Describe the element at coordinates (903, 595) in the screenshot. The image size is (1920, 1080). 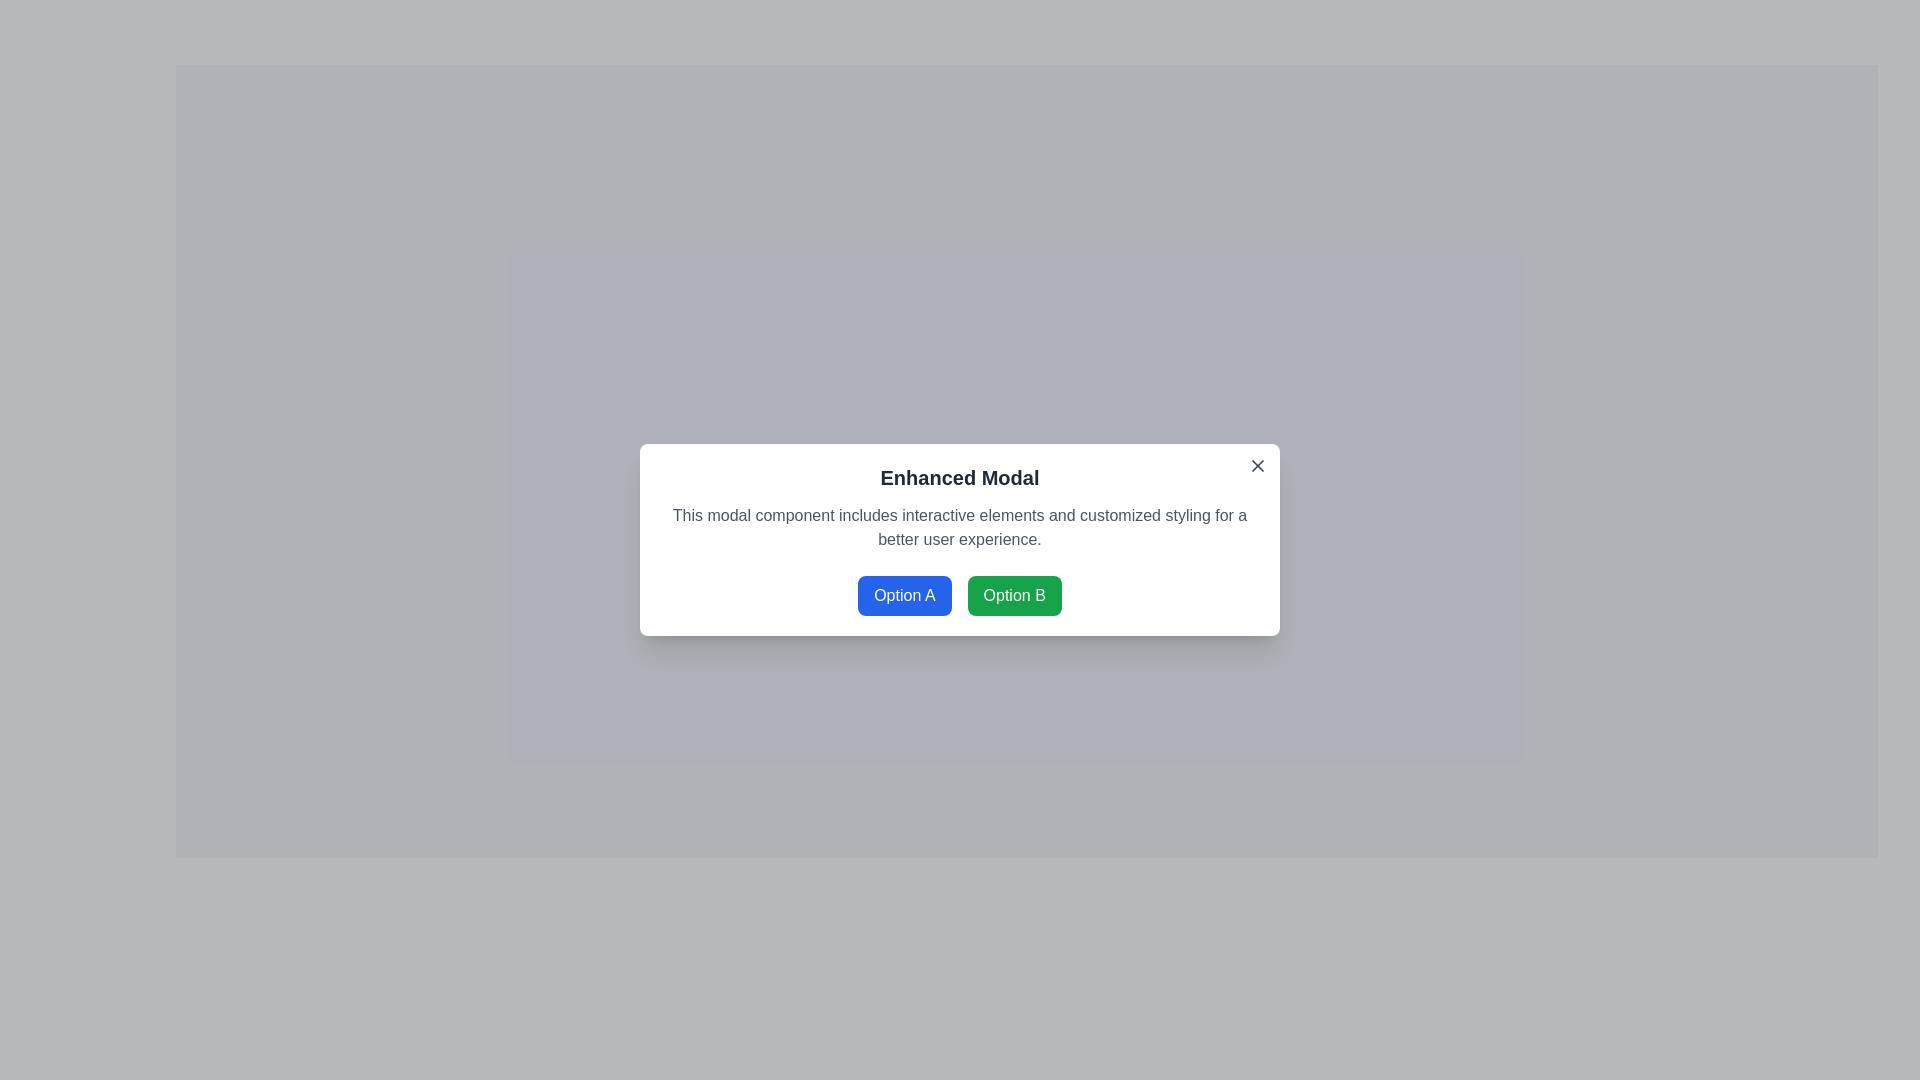
I see `the 'Option A' button located at the bottom left of the modal to observe the hover effect` at that location.